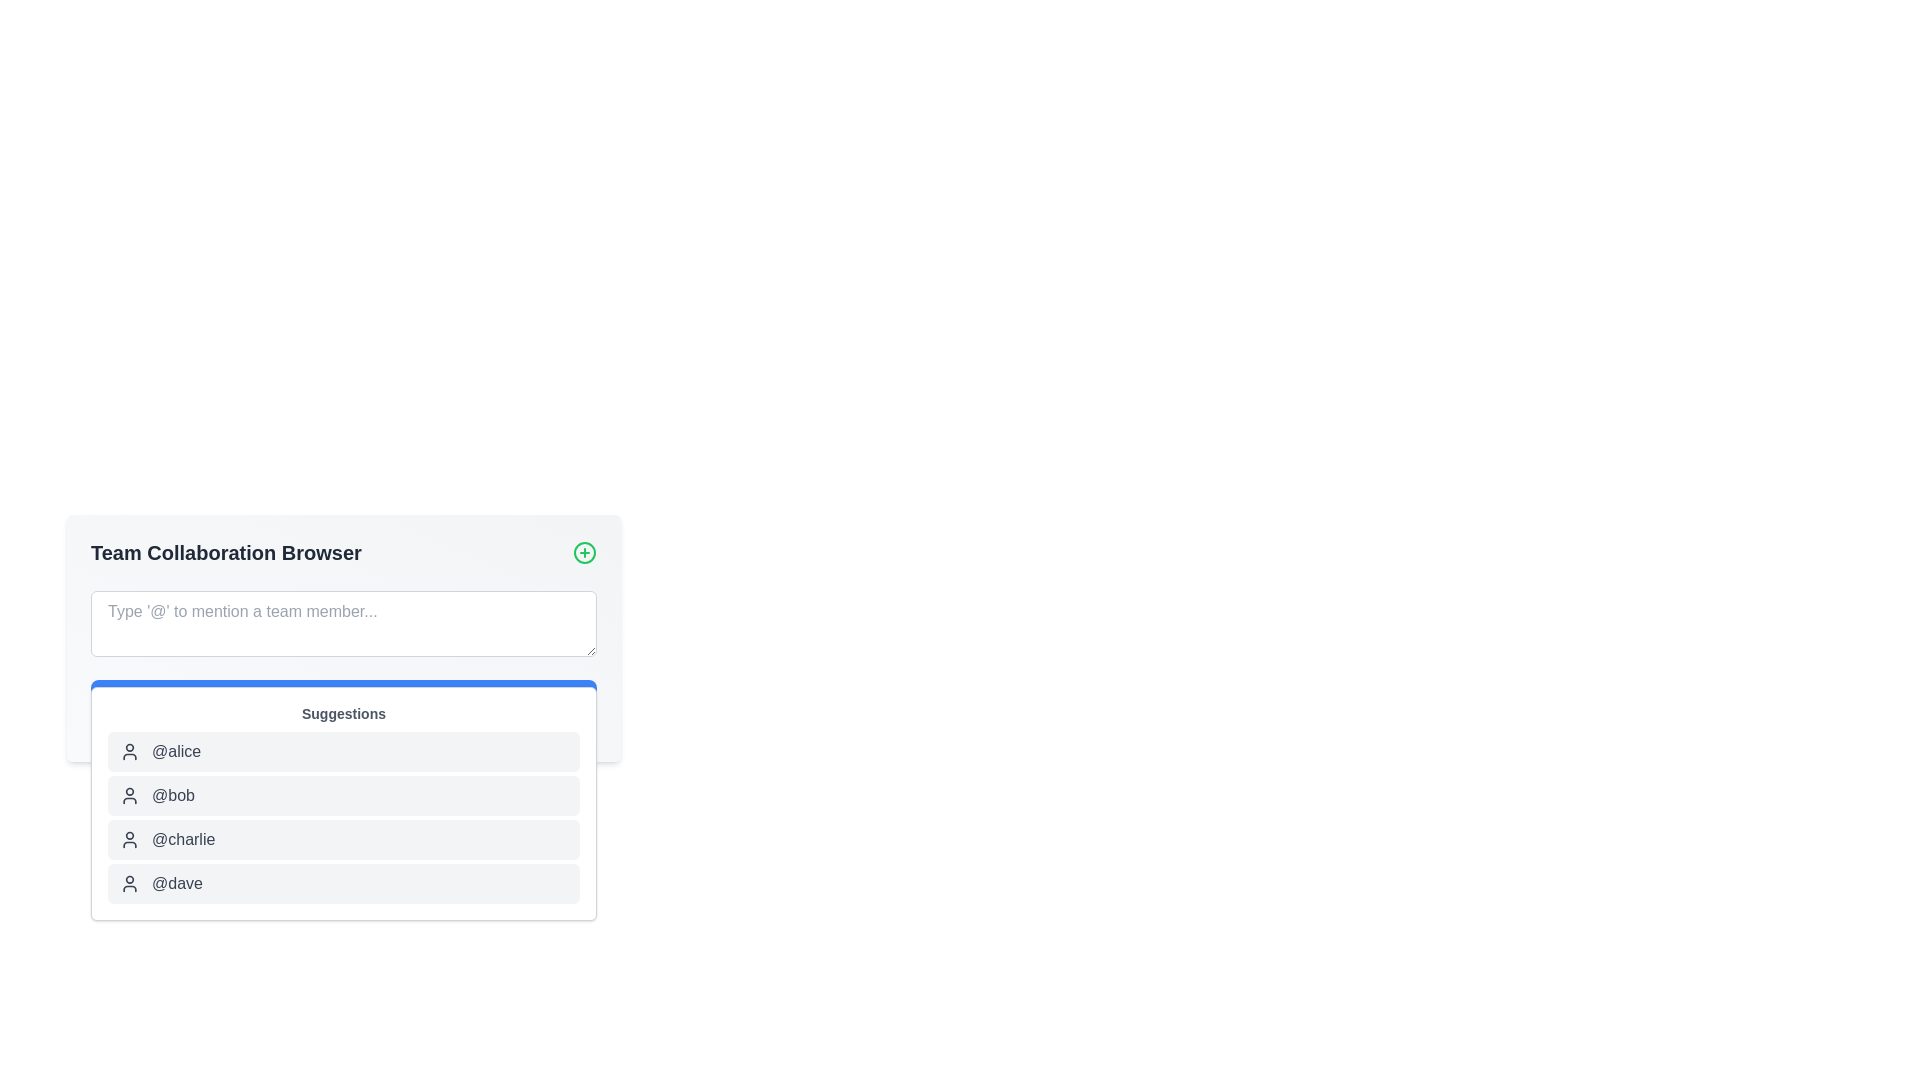  I want to click on the user profile icon, so click(128, 882).